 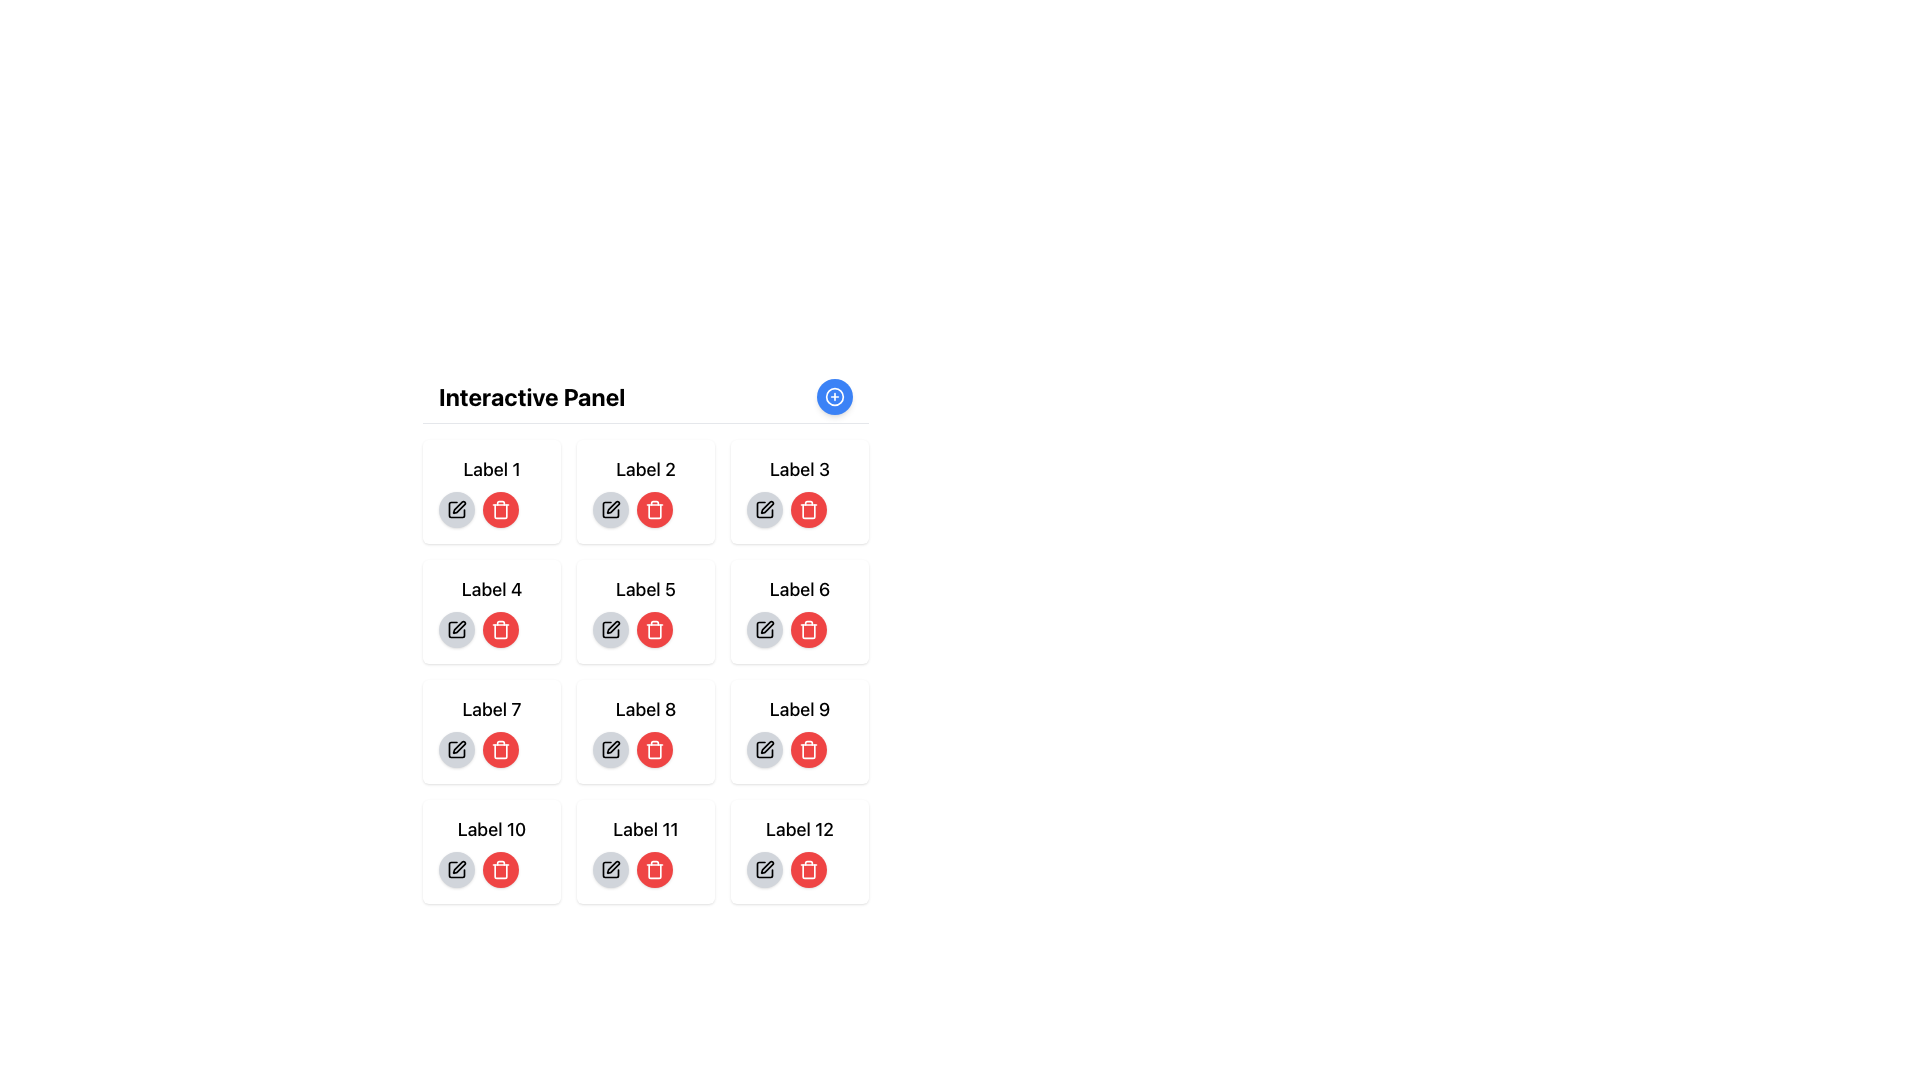 I want to click on the pen icon within the gray circular button in the grid's 9th position of the 'Interactive Panel' interface to potentially see a tooltip or hover effect, so click(x=763, y=749).